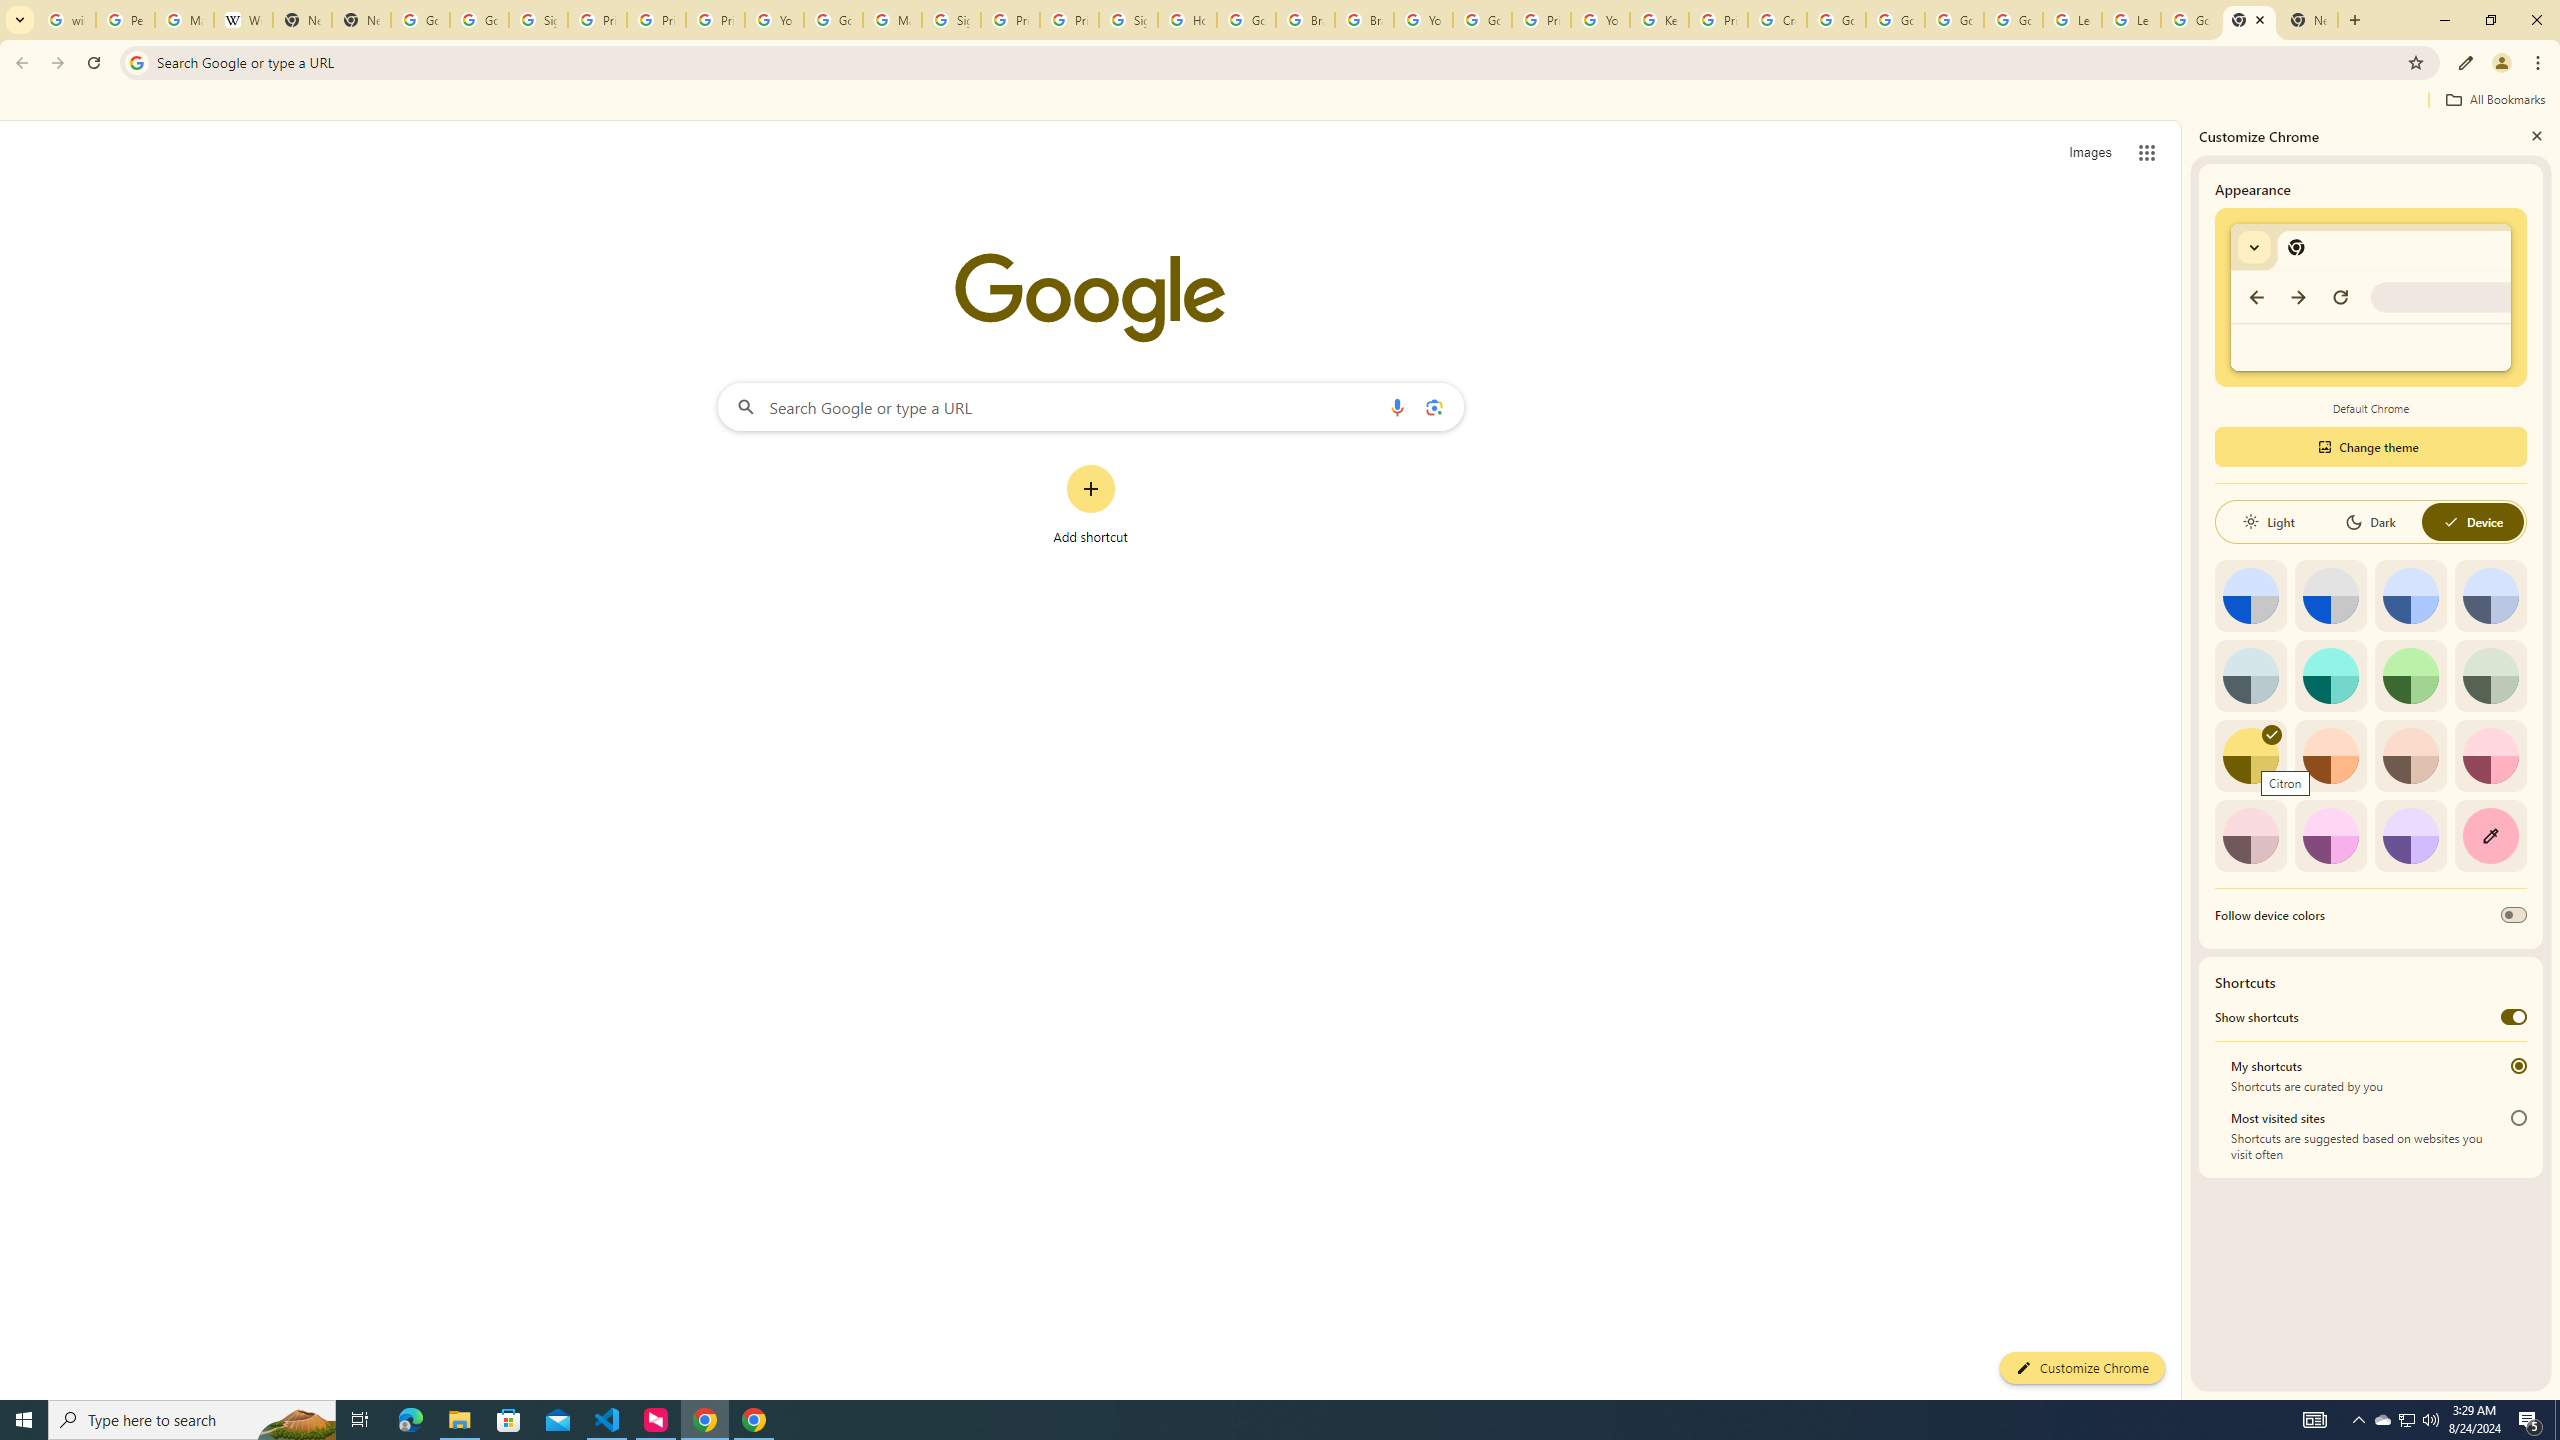 The width and height of the screenshot is (2560, 1440). What do you see at coordinates (2329, 755) in the screenshot?
I see `'Orange'` at bounding box center [2329, 755].